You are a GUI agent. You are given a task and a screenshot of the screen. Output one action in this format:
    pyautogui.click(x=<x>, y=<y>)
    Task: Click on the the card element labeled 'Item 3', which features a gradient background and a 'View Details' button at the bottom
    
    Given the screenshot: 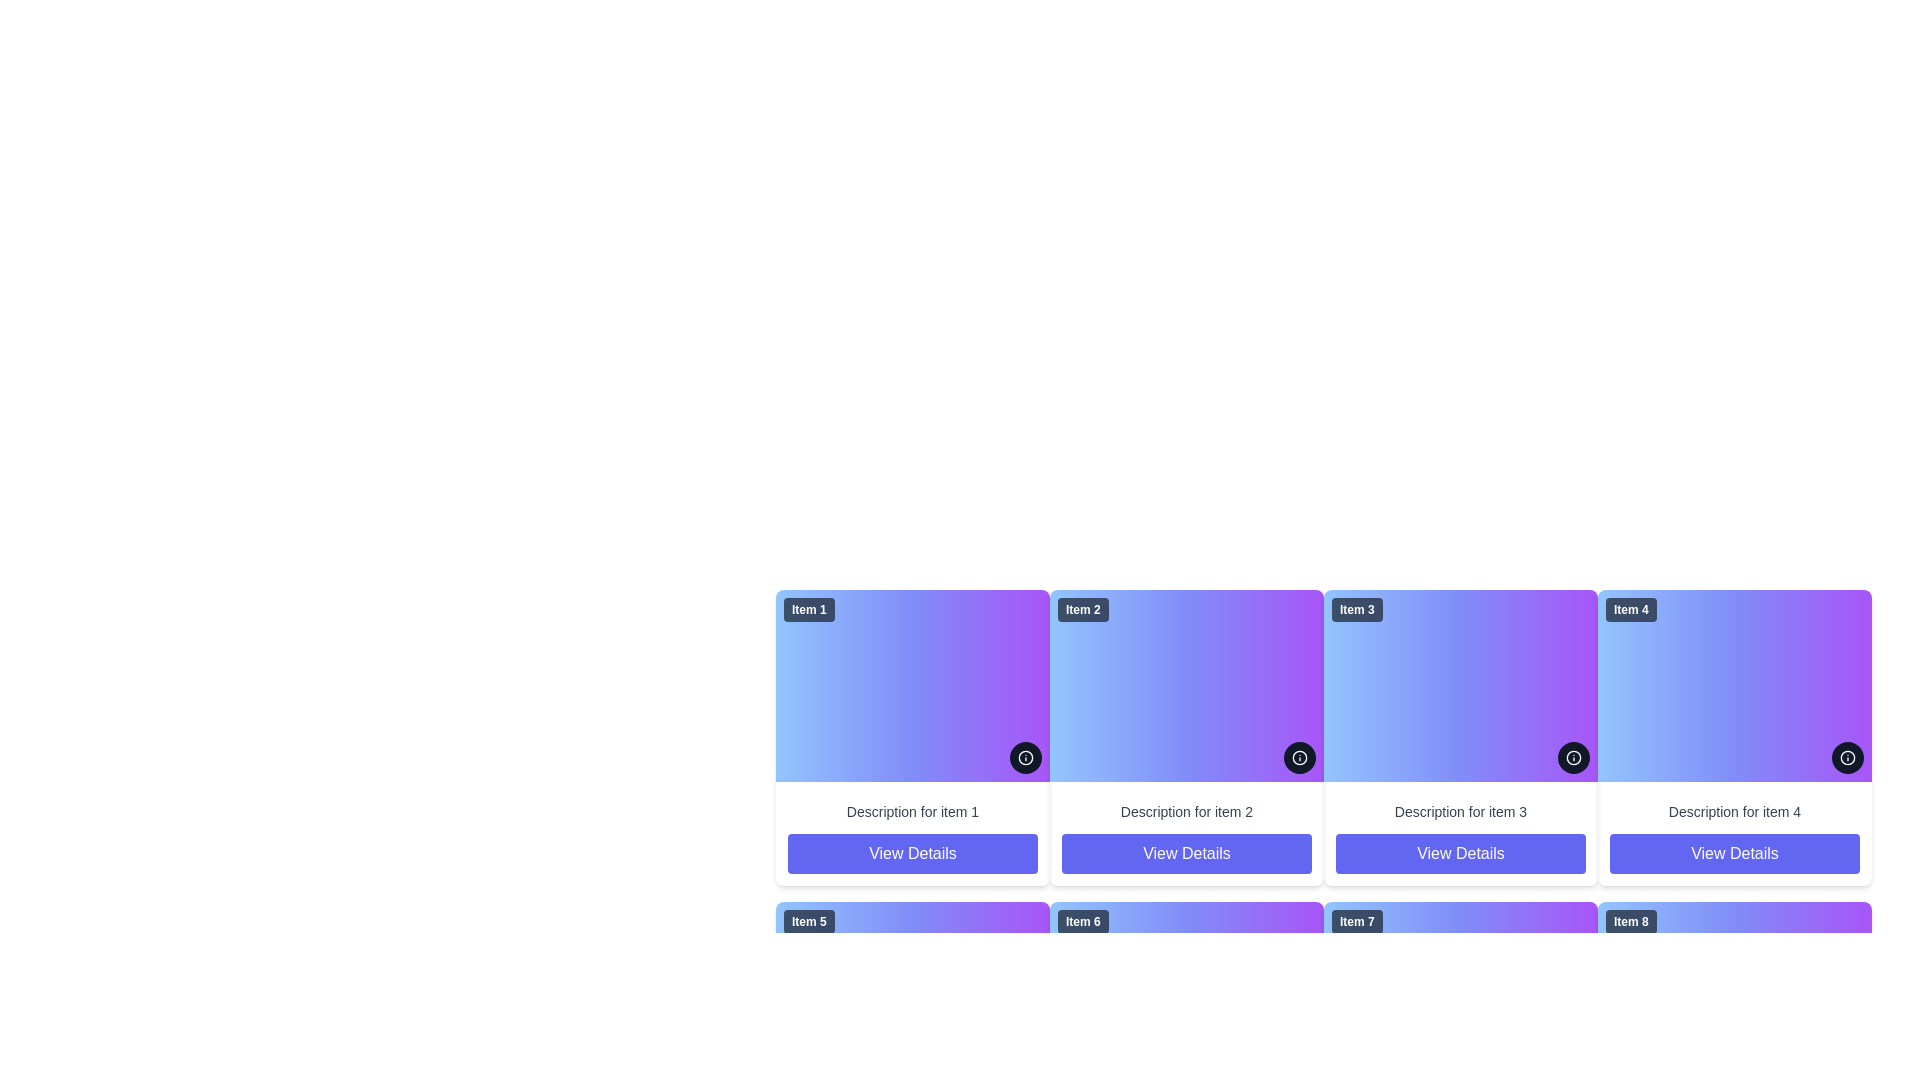 What is the action you would take?
    pyautogui.click(x=1460, y=737)
    